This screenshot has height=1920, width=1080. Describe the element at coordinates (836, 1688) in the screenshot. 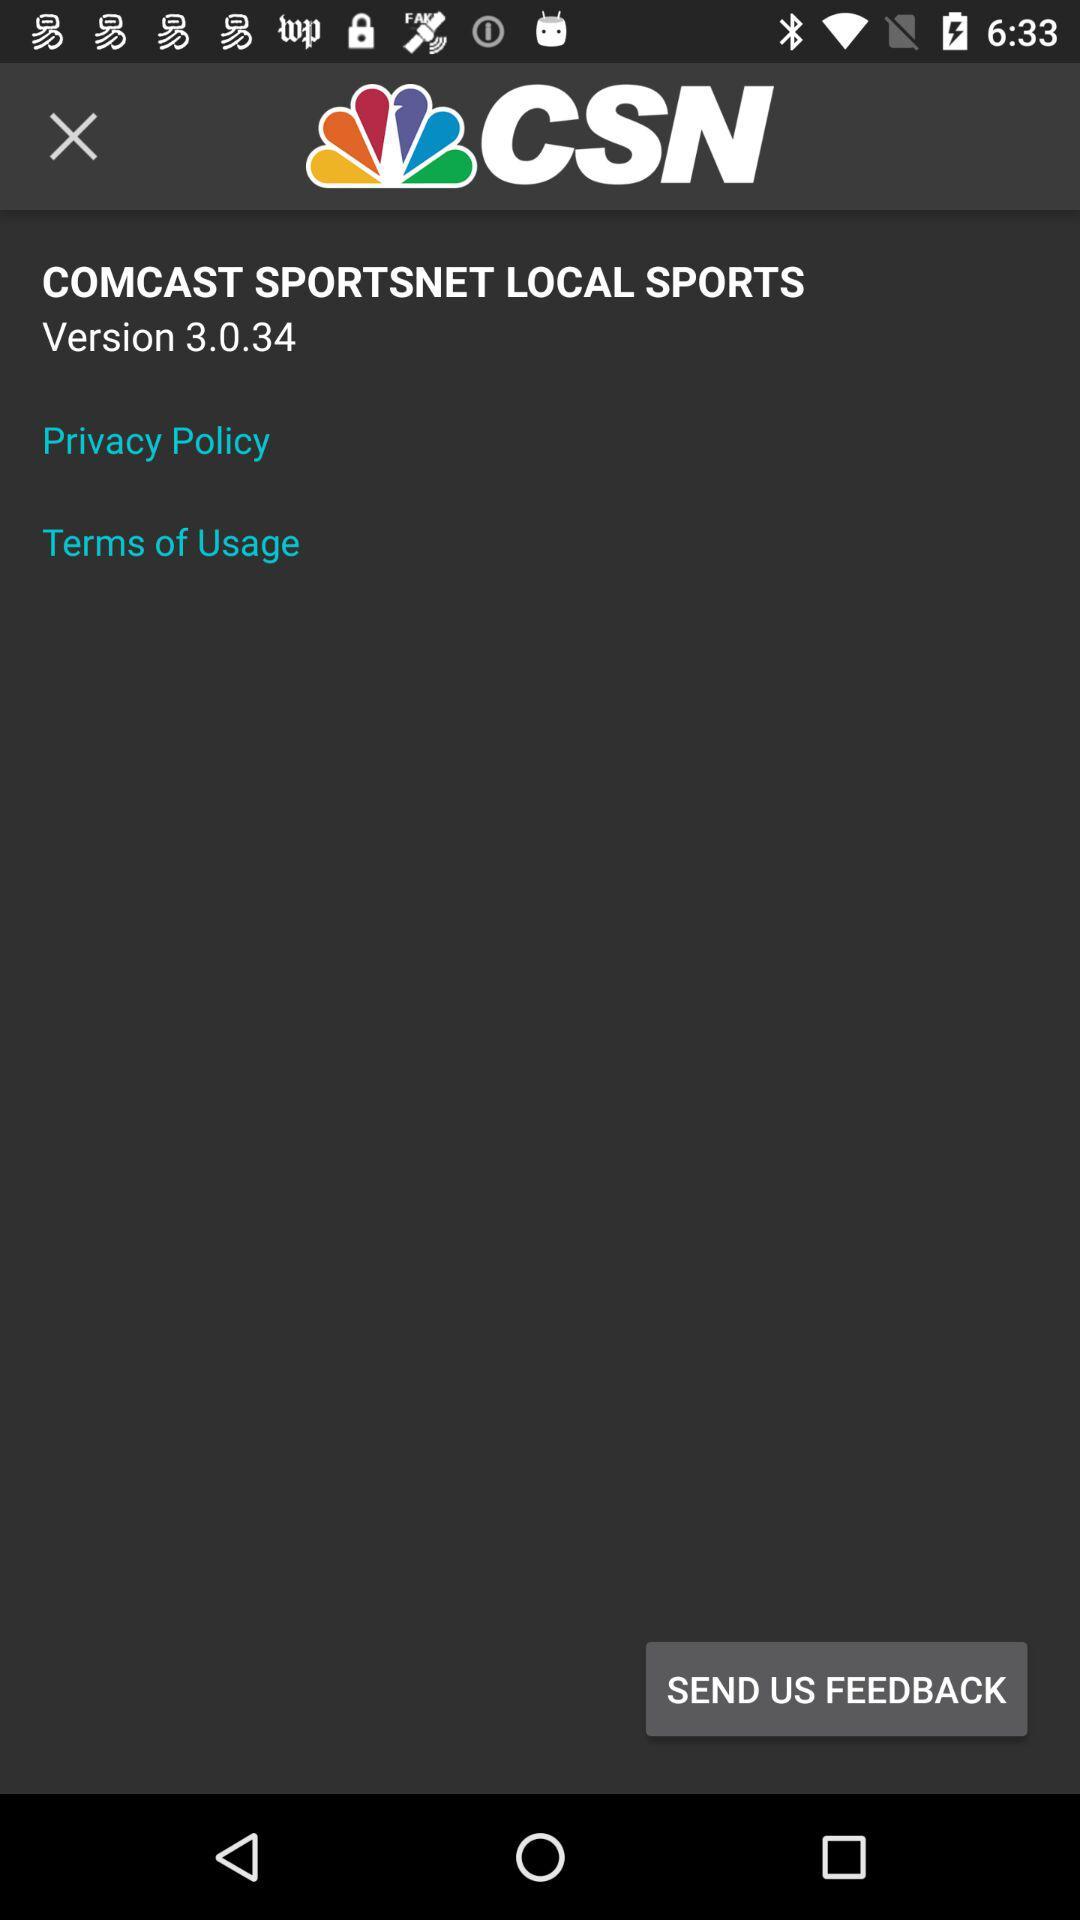

I see `the item below comcast sportsnet local icon` at that location.